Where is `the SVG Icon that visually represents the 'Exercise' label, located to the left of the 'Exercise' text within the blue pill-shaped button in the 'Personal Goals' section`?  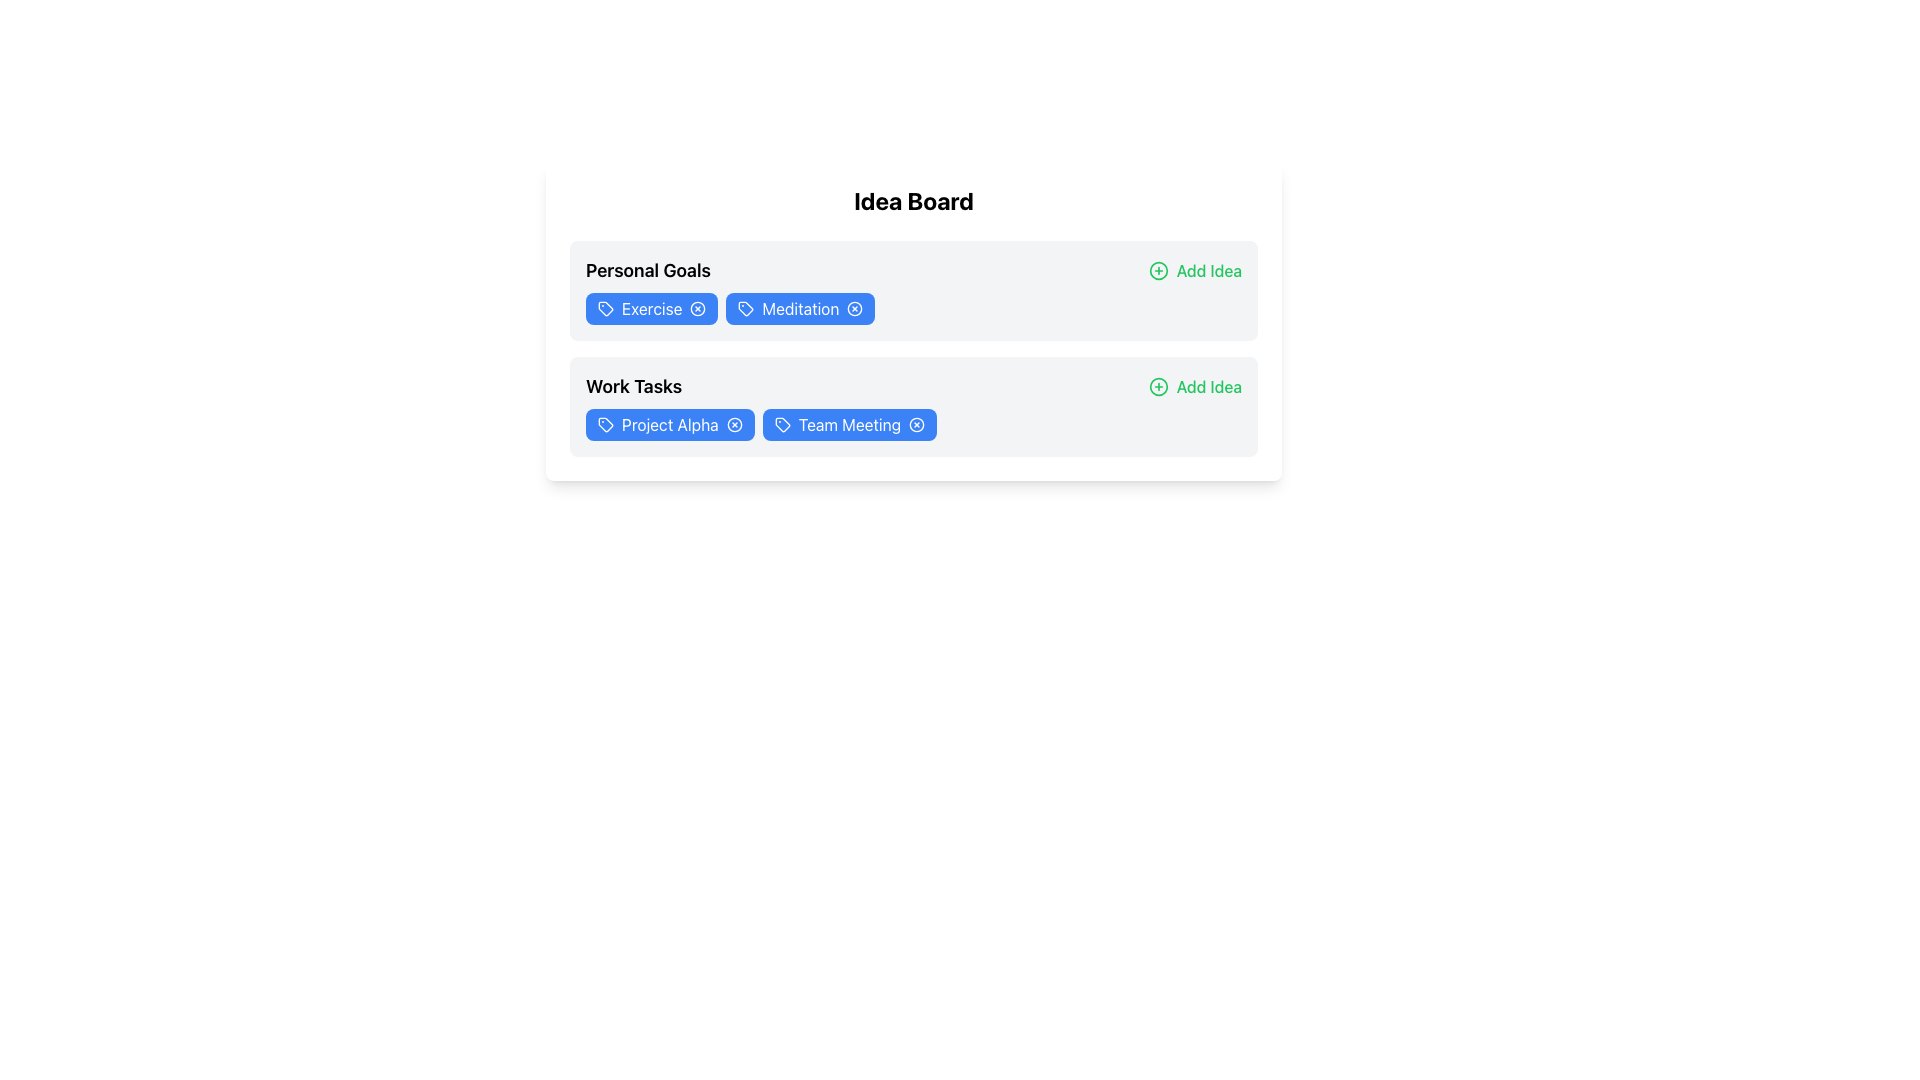 the SVG Icon that visually represents the 'Exercise' label, located to the left of the 'Exercise' text within the blue pill-shaped button in the 'Personal Goals' section is located at coordinates (604, 308).